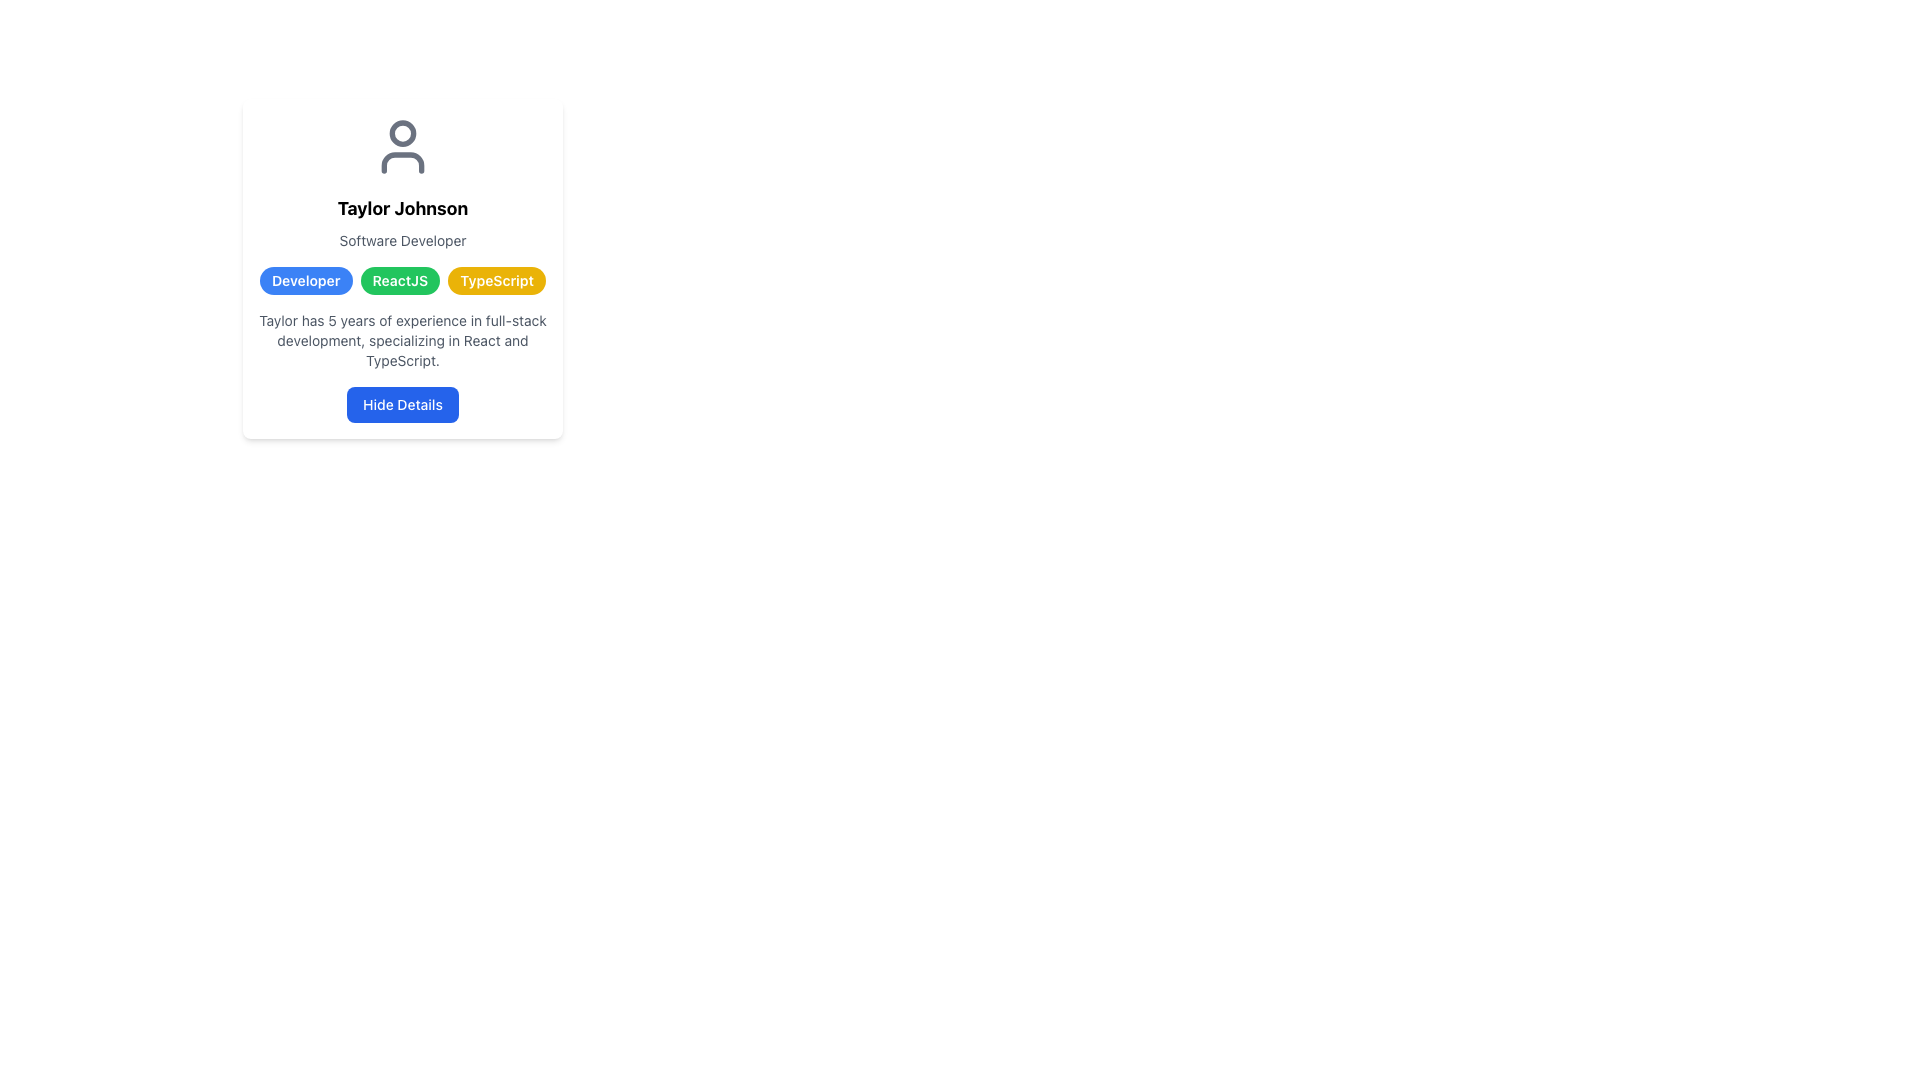  I want to click on the content of the rounded rectangular badge displaying 'TypeScript' in bold white font on a yellow background, located beneath the title 'Taylor Johnson' and 'Software Developer'. It is the third badge in the sequence, so click(497, 281).